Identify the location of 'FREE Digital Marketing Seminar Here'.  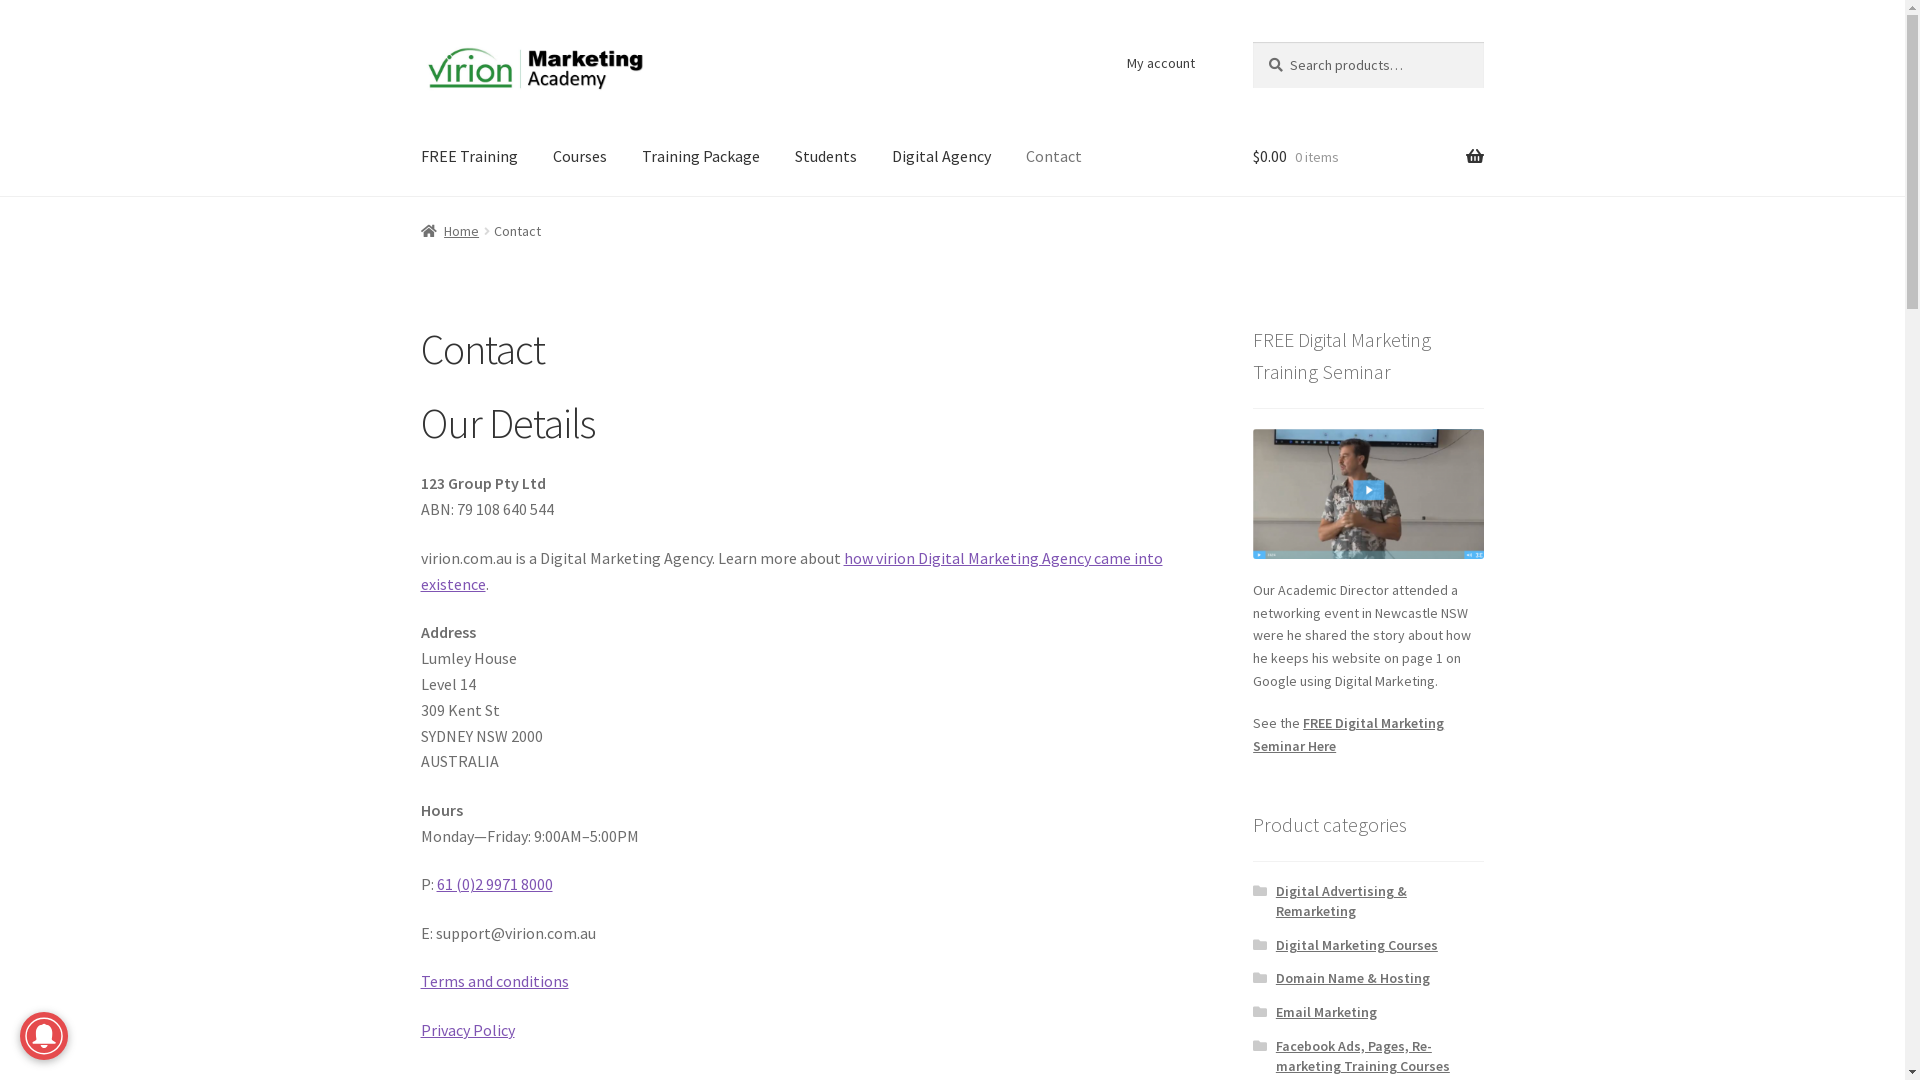
(1348, 734).